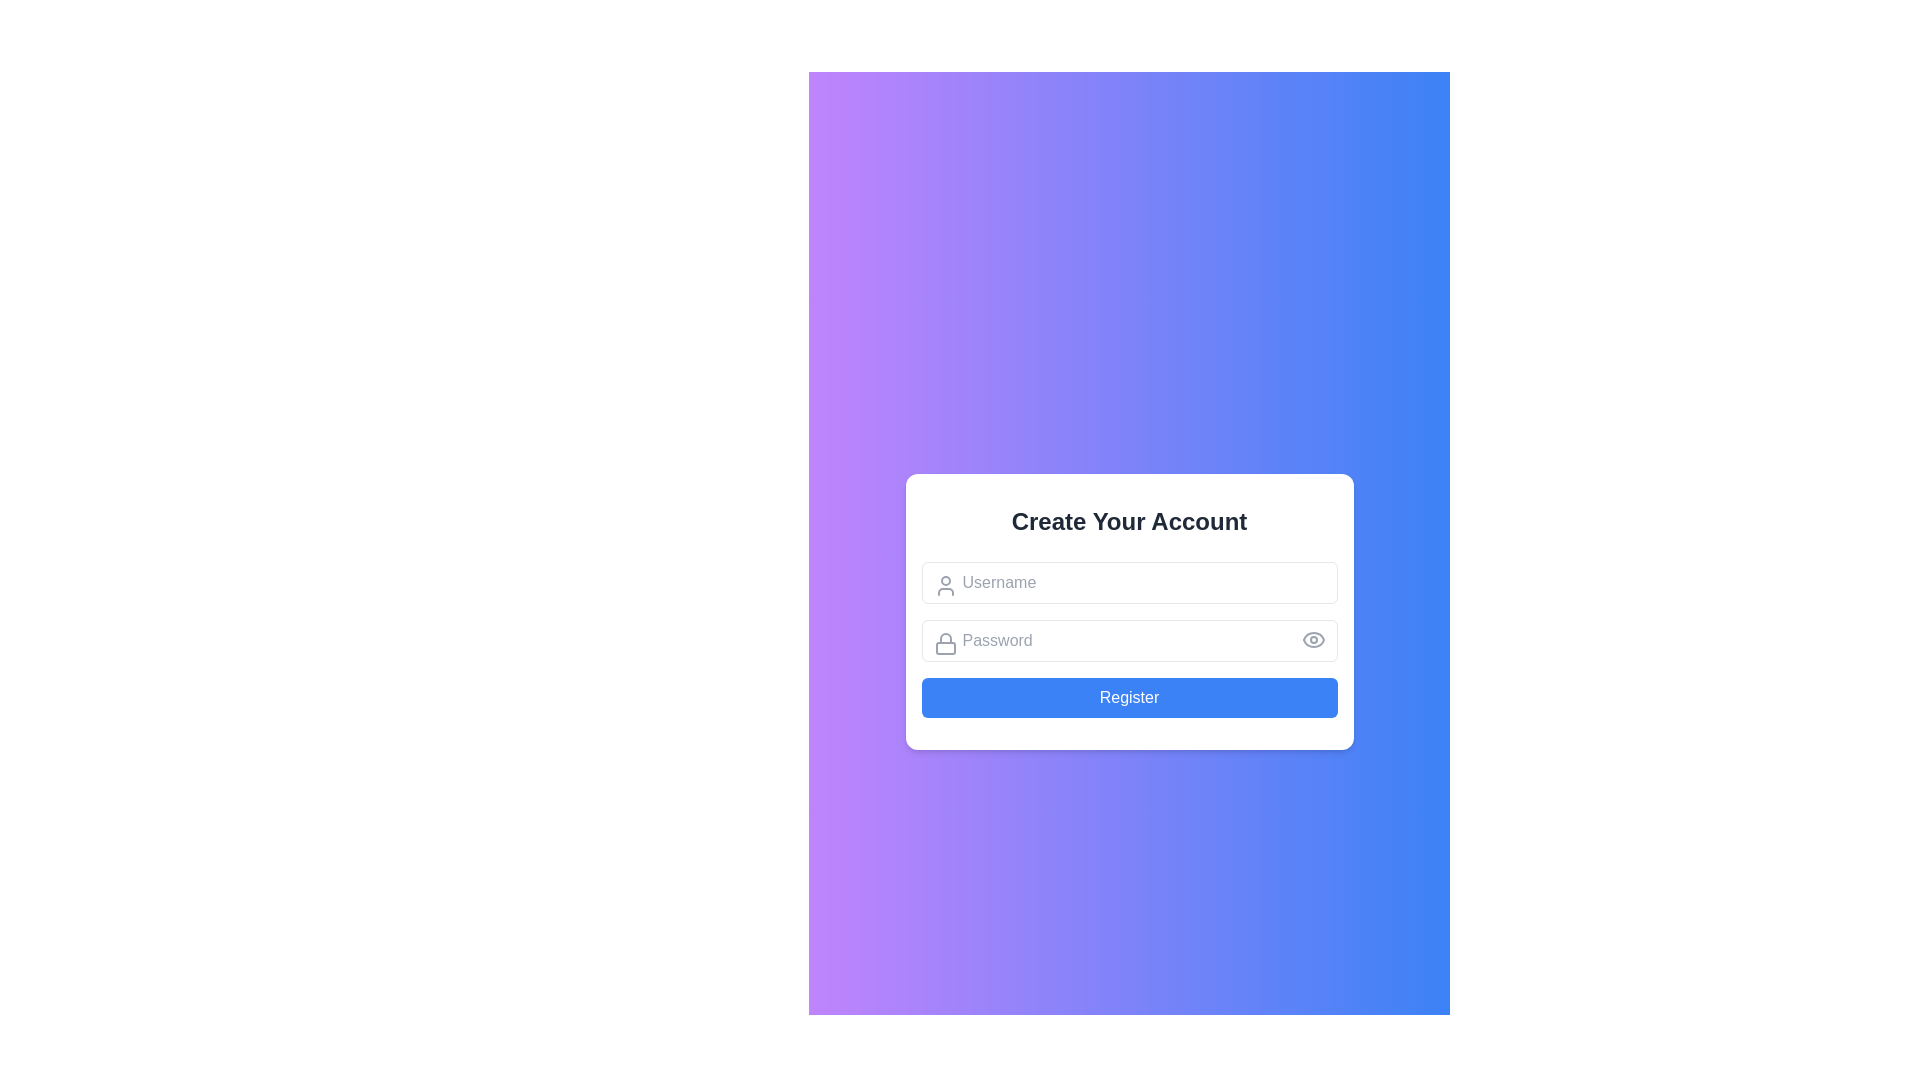 The width and height of the screenshot is (1920, 1080). What do you see at coordinates (944, 638) in the screenshot?
I see `the top curve of the SVG lock icon, which visually completes the lock icon used for security representation` at bounding box center [944, 638].